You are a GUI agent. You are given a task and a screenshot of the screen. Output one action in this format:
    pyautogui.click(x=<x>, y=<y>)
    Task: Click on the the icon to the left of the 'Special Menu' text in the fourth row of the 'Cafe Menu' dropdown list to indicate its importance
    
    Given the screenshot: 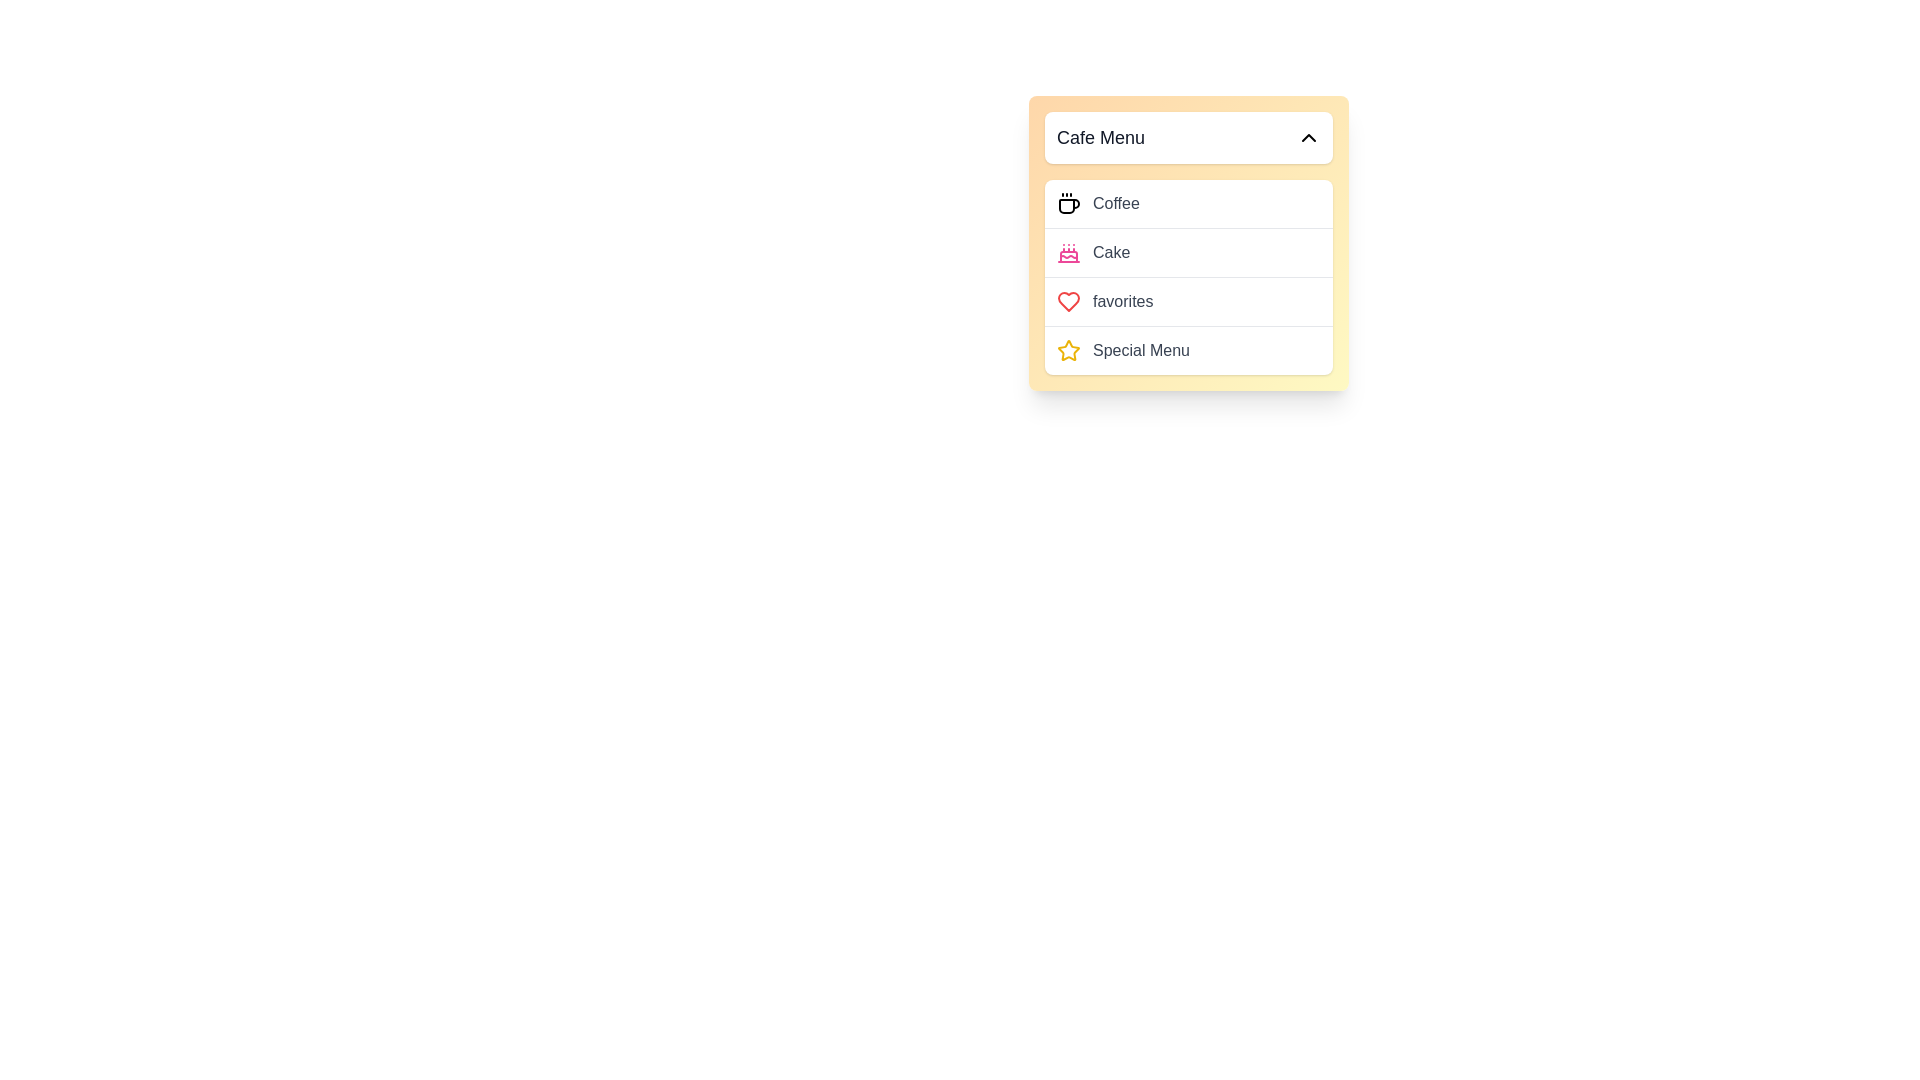 What is the action you would take?
    pyautogui.click(x=1068, y=350)
    